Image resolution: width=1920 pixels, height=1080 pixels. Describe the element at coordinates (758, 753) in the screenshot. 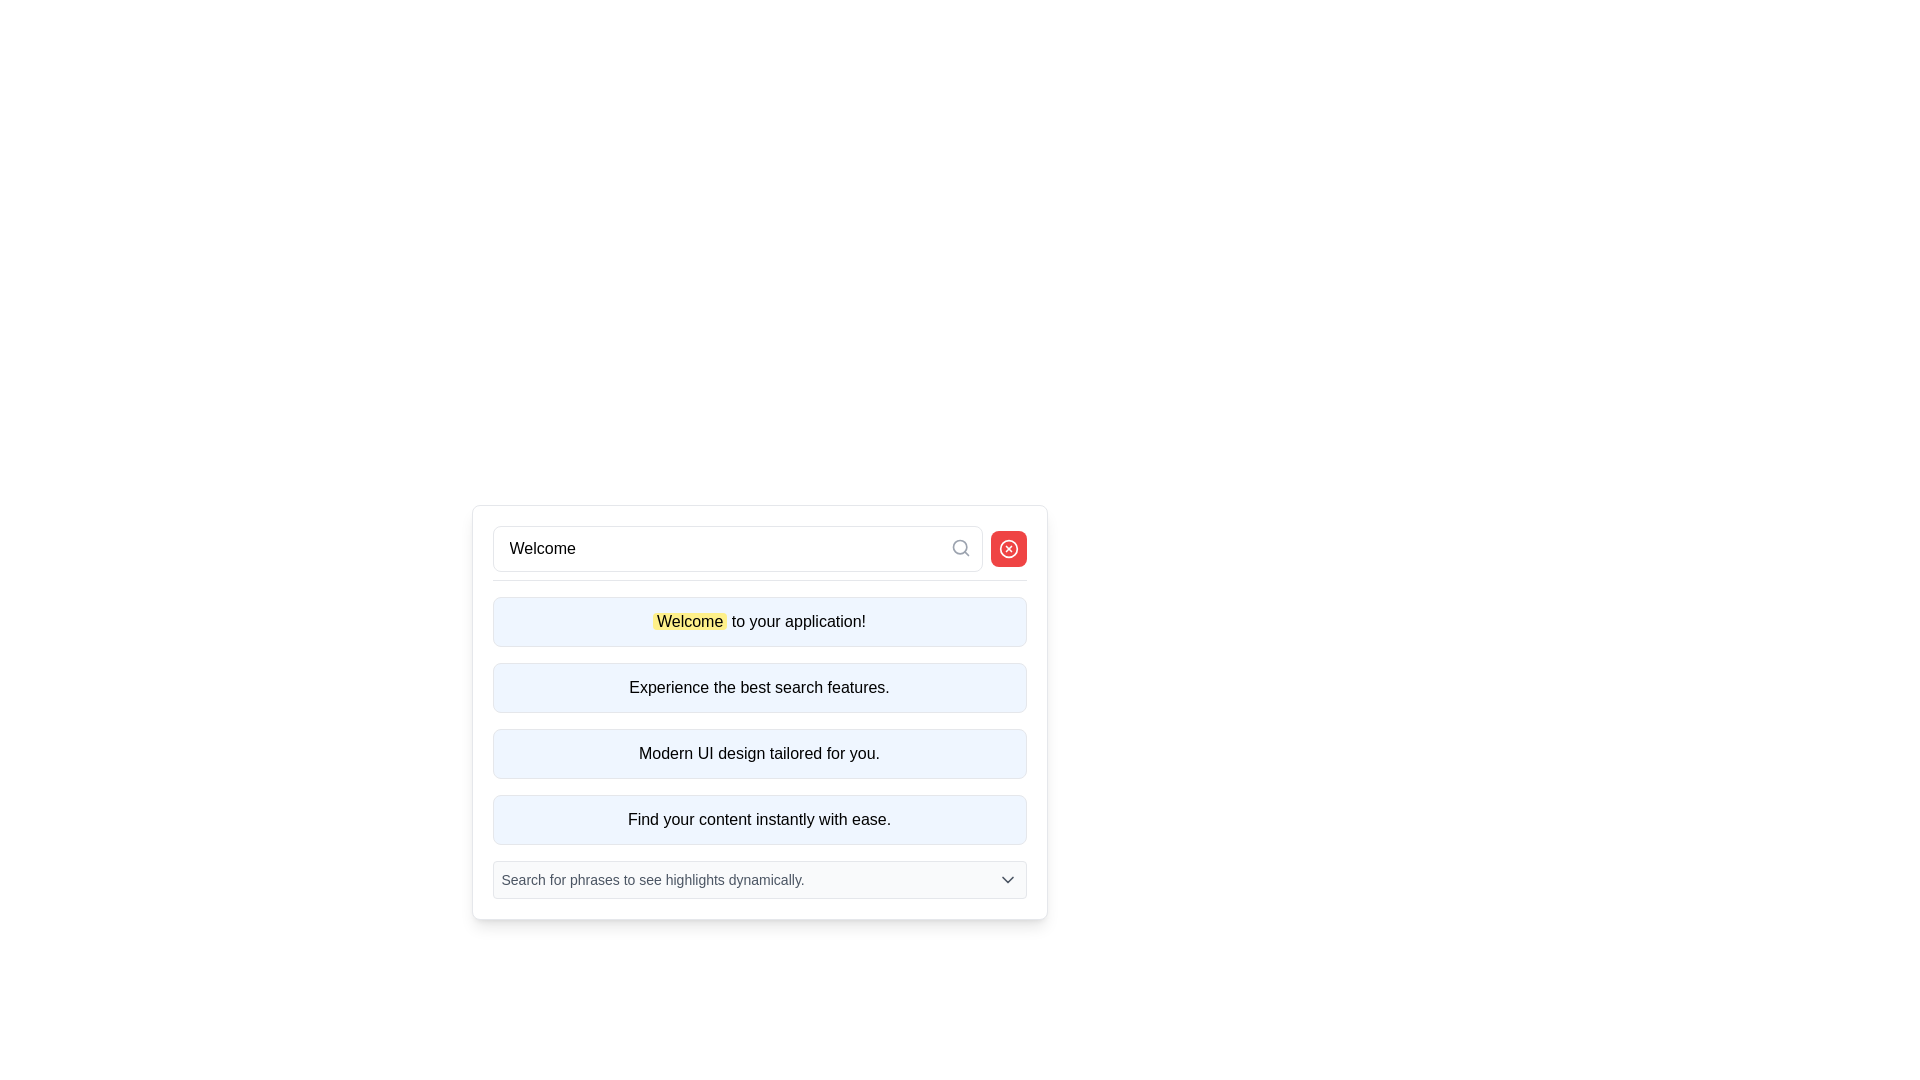

I see `the third Static Content Card in the list, which is positioned between the card stating 'Experience the best search features.' and the card stating 'Find your content instantly with ease.'` at that location.